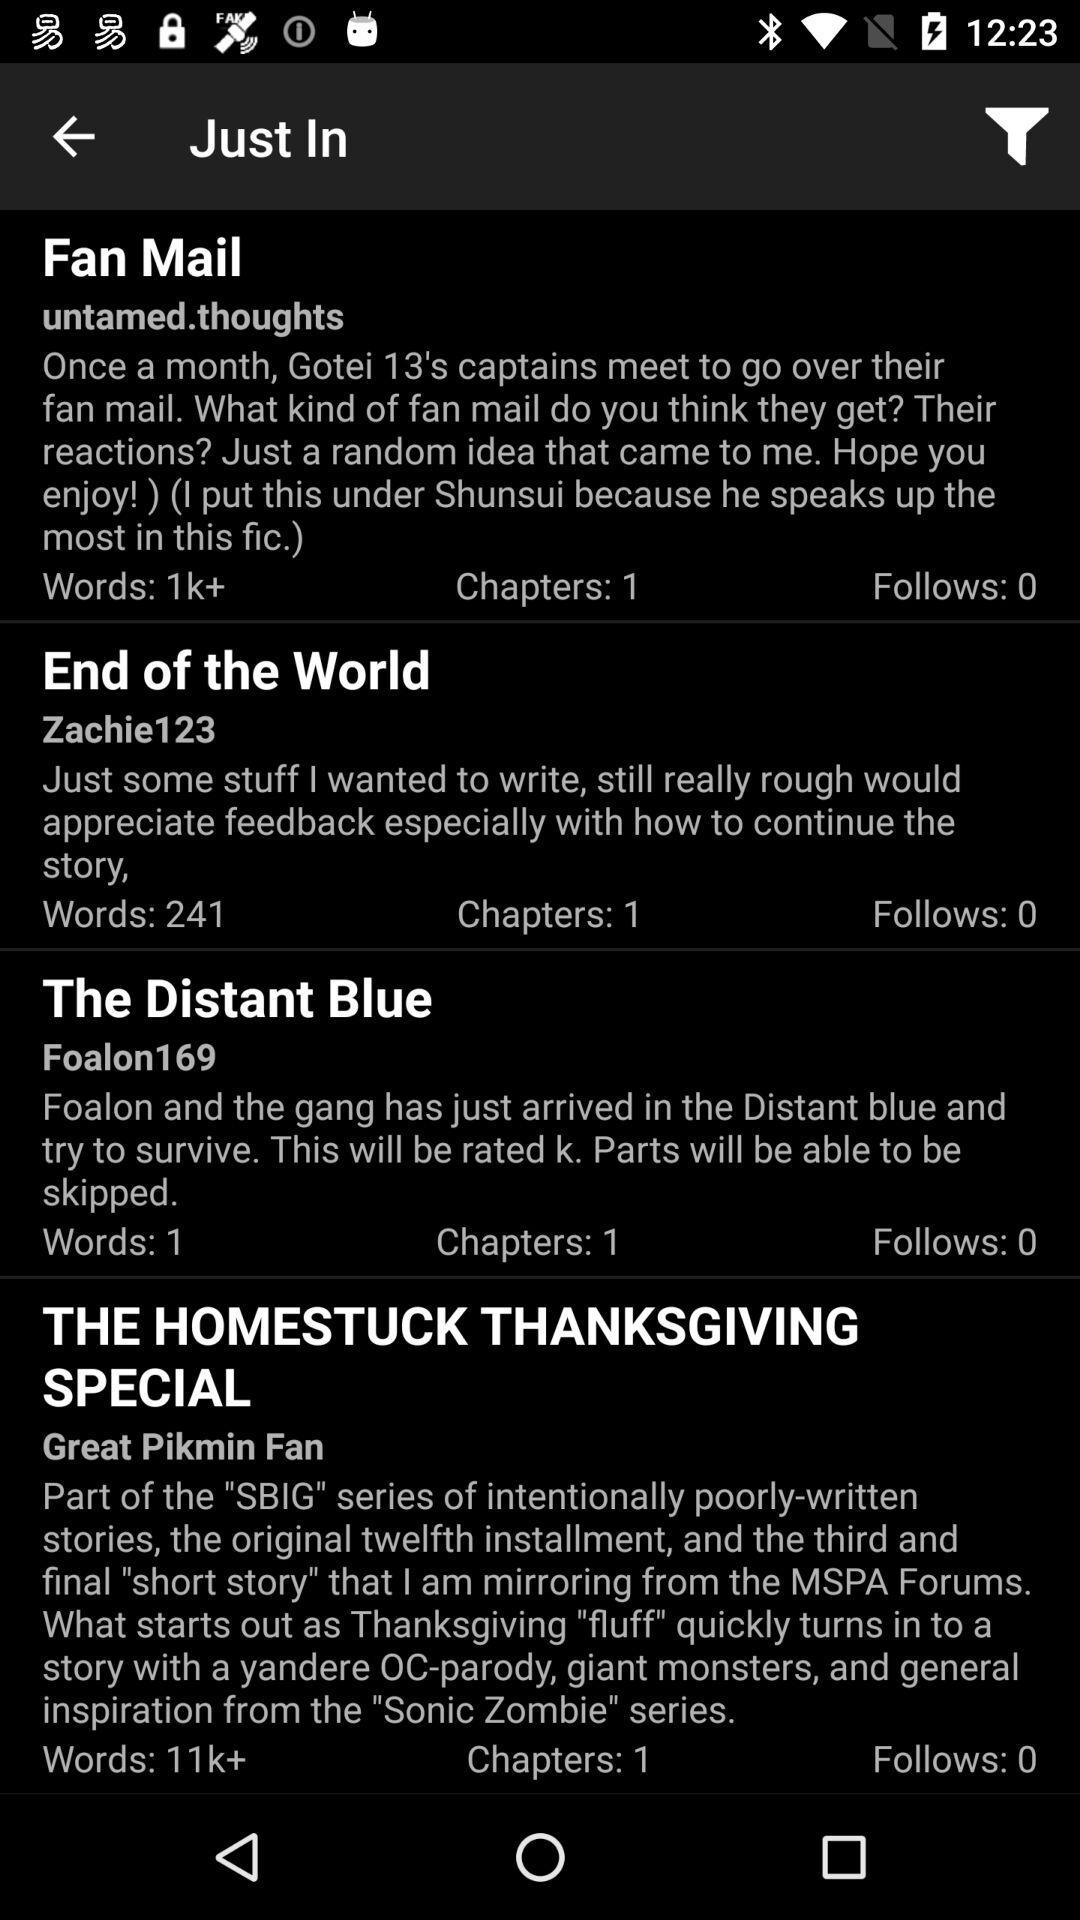  Describe the element at coordinates (540, 1354) in the screenshot. I see `the homestuck thanksgiving` at that location.